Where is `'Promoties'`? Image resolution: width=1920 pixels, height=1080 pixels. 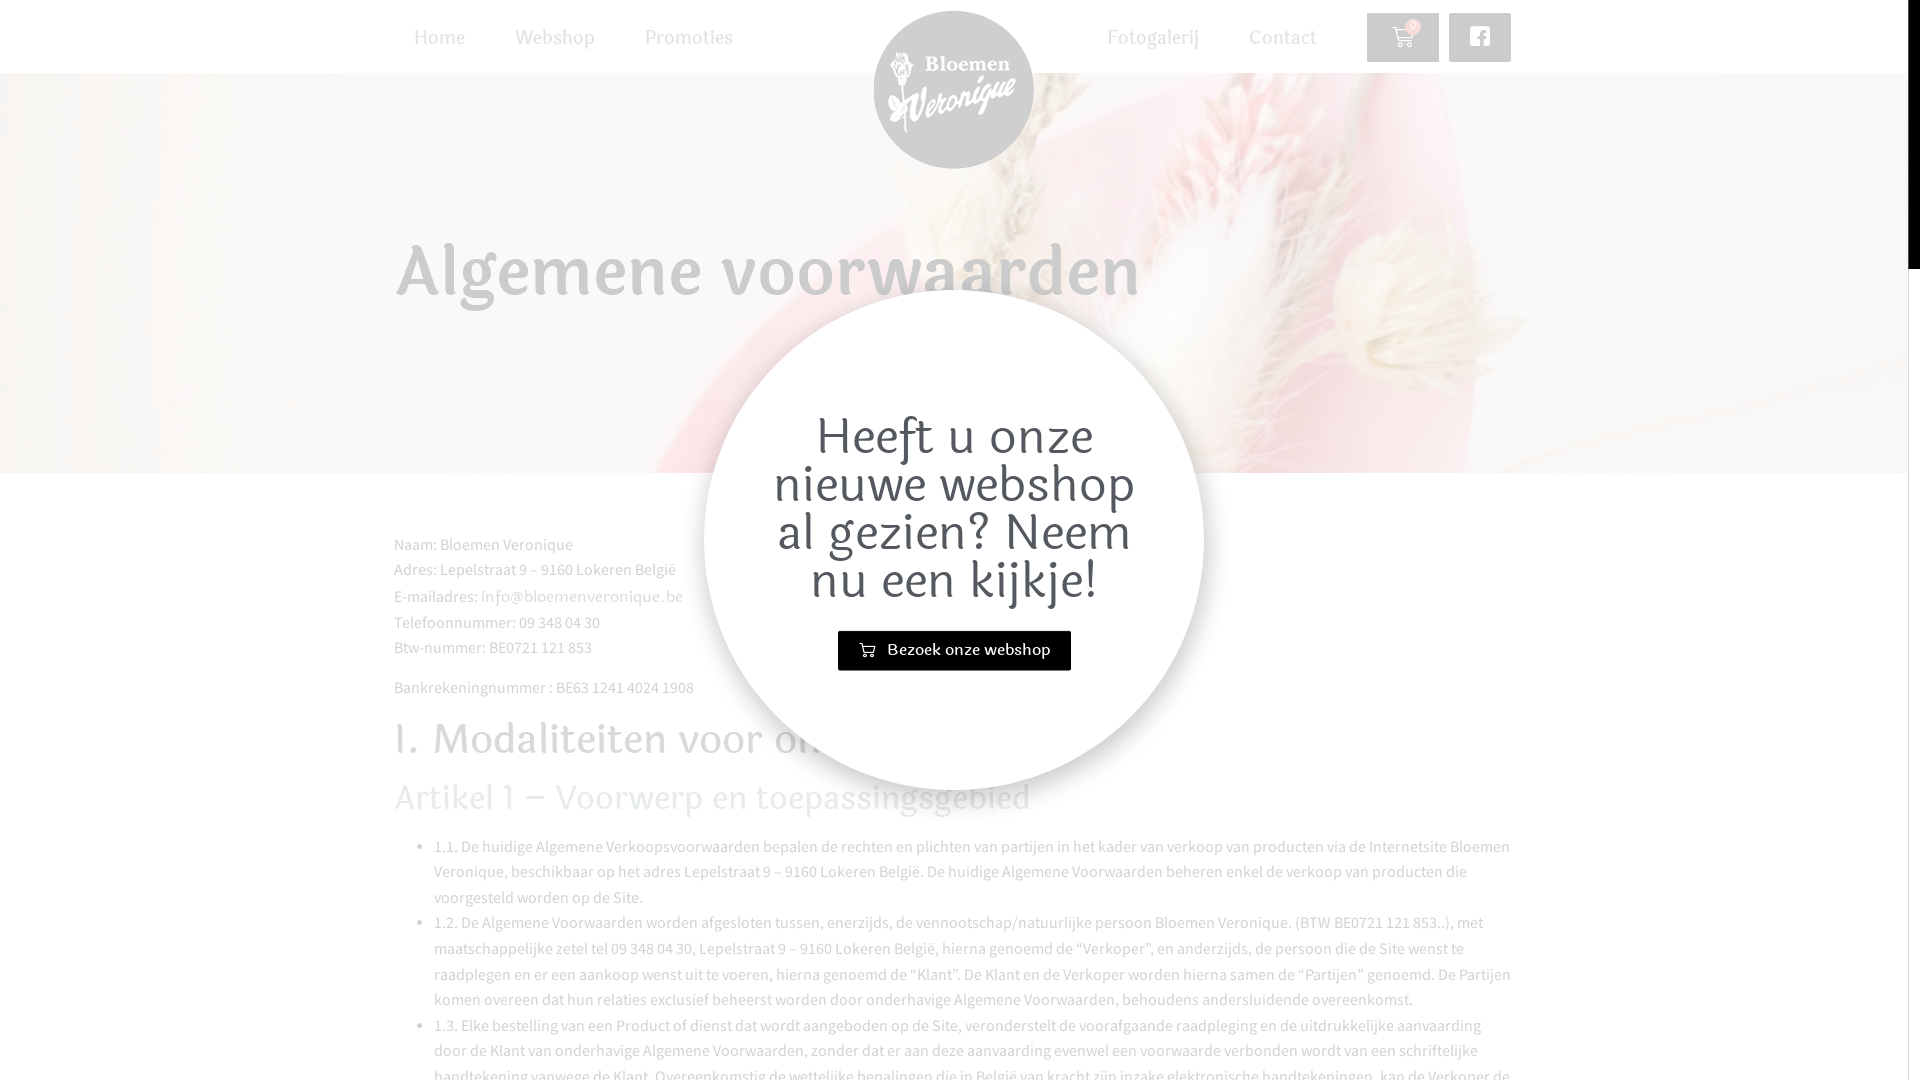 'Promoties' is located at coordinates (689, 37).